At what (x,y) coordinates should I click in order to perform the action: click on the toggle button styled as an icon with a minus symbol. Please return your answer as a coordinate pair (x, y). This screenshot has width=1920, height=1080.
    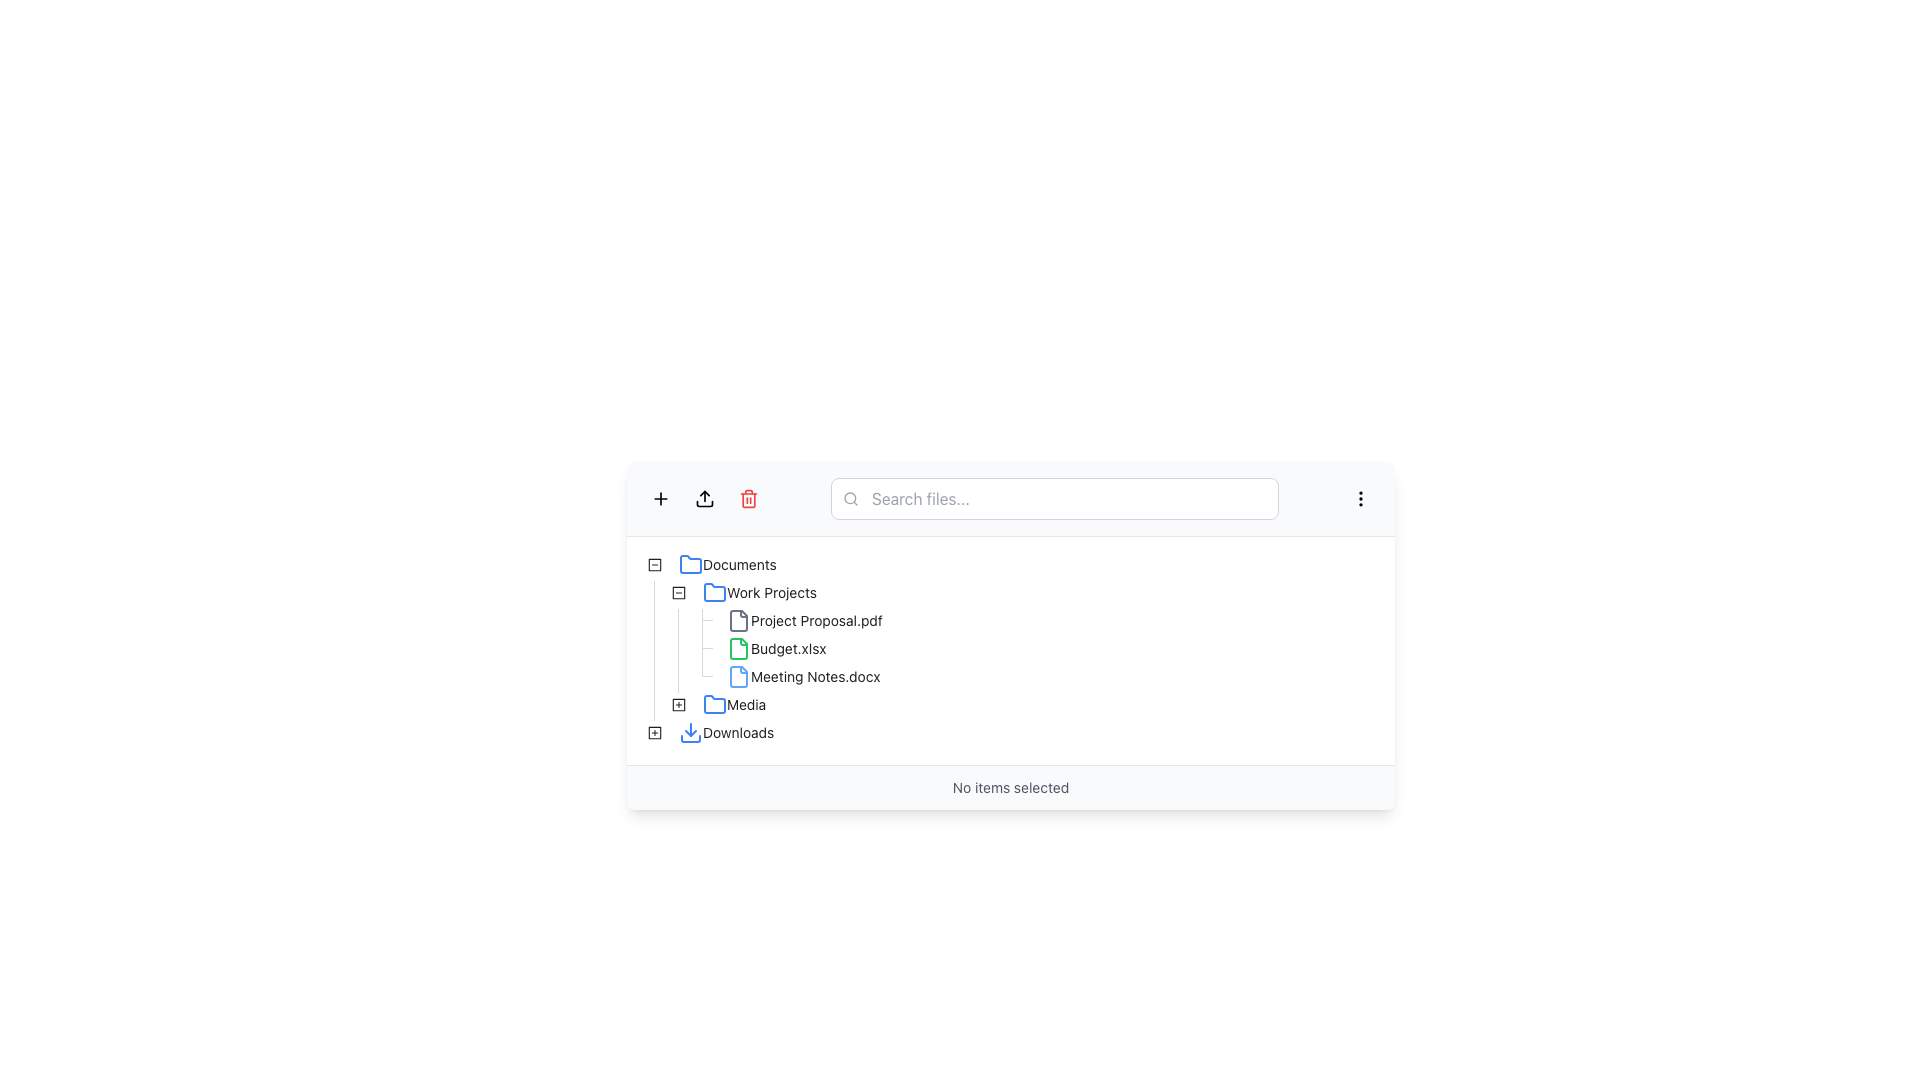
    Looking at the image, I should click on (678, 592).